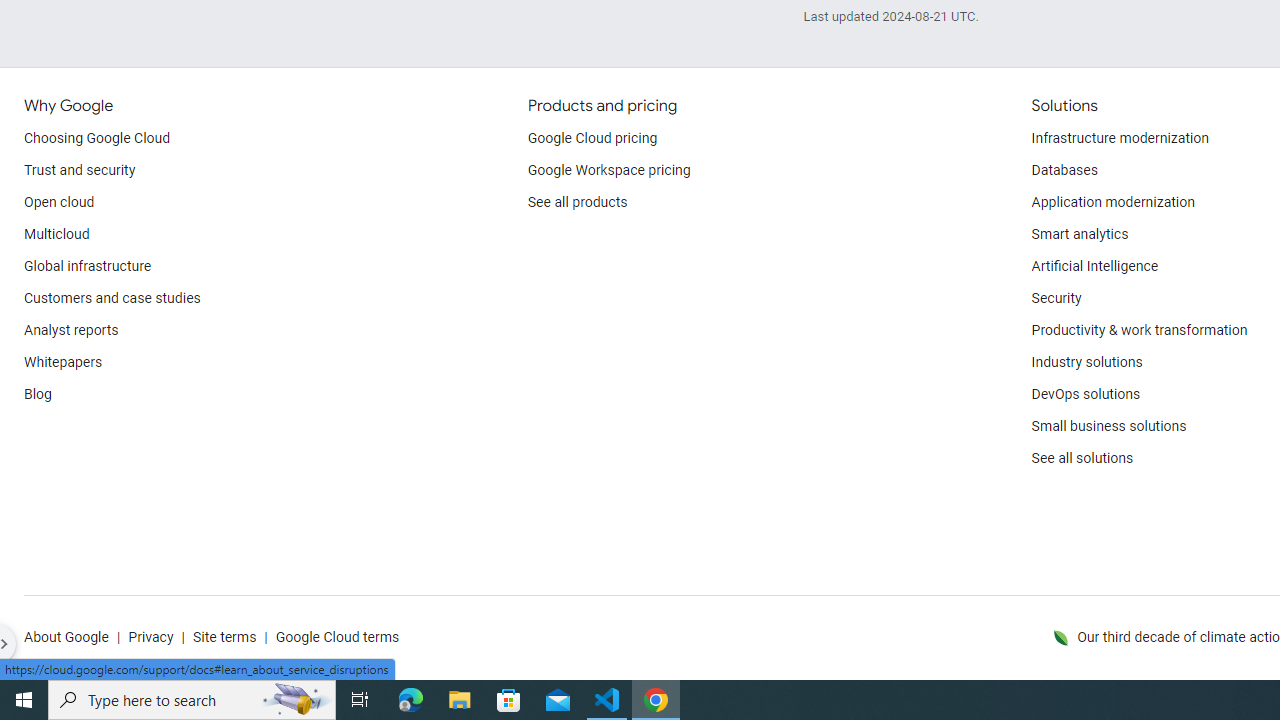  Describe the element at coordinates (224, 637) in the screenshot. I see `'Site terms'` at that location.